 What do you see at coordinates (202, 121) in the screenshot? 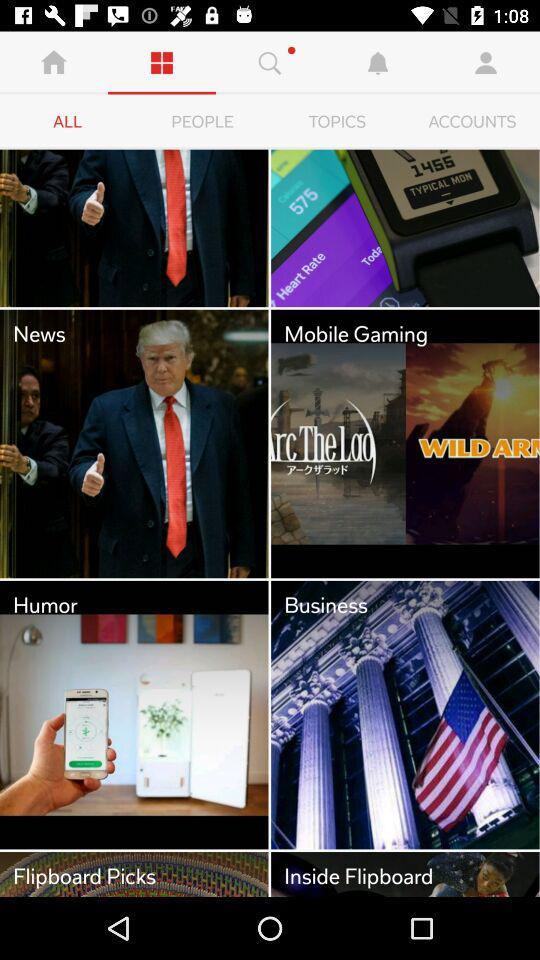
I see `people icon` at bounding box center [202, 121].